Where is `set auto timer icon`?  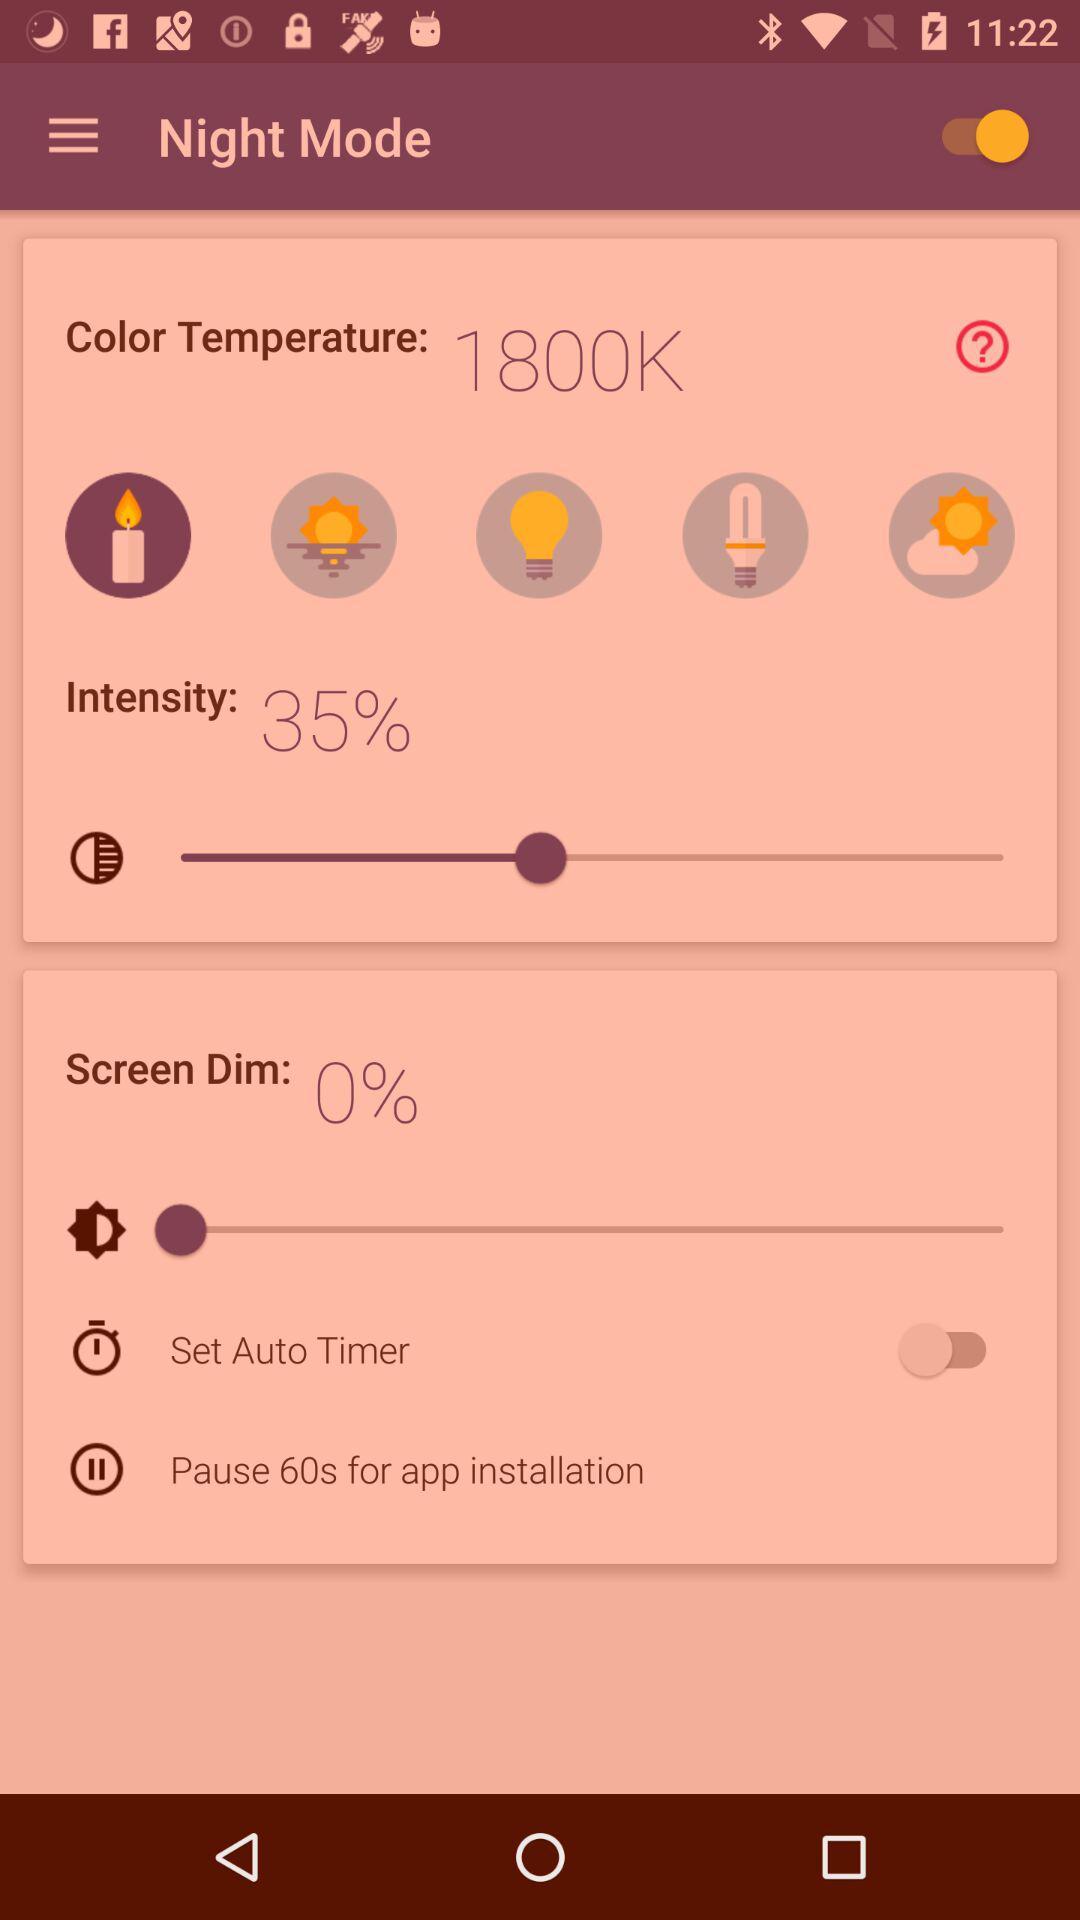
set auto timer icon is located at coordinates (529, 1349).